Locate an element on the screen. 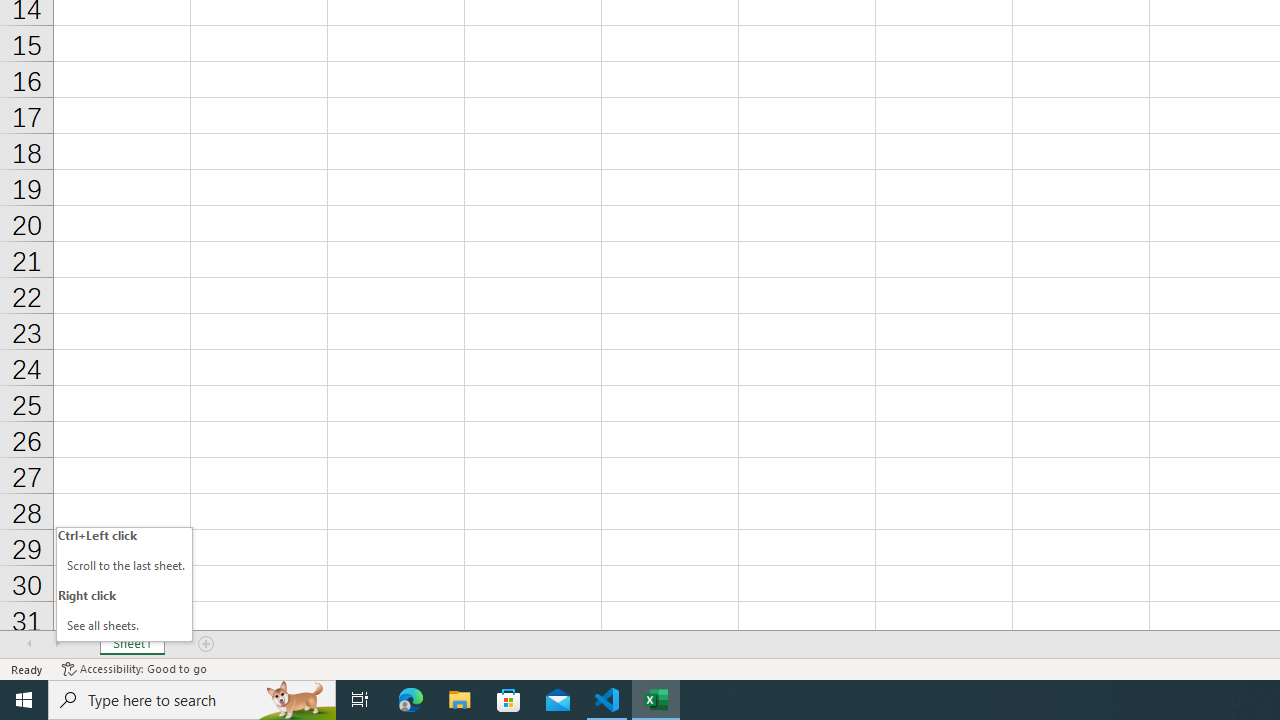  'Accessibility Checker Accessibility: Good to go' is located at coordinates (133, 669).